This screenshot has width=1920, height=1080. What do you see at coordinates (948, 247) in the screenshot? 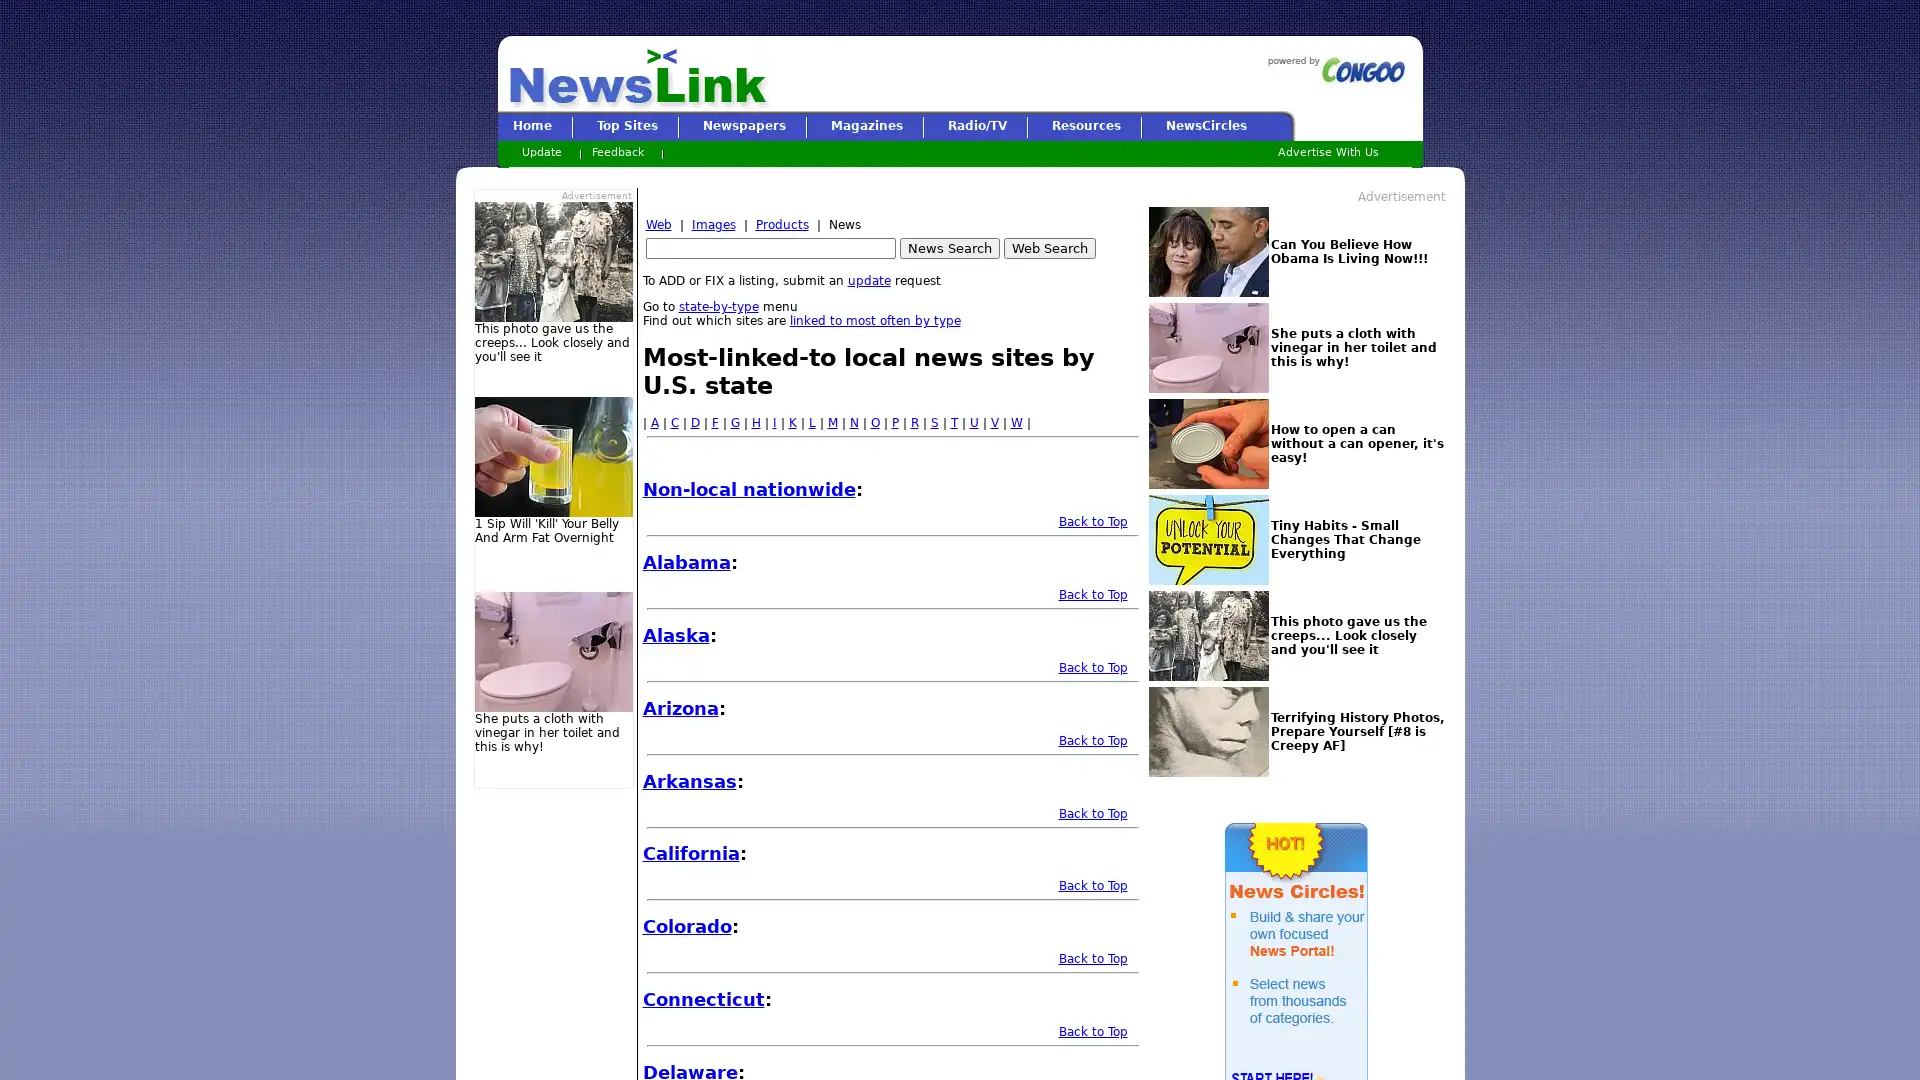
I see `News Search` at bounding box center [948, 247].